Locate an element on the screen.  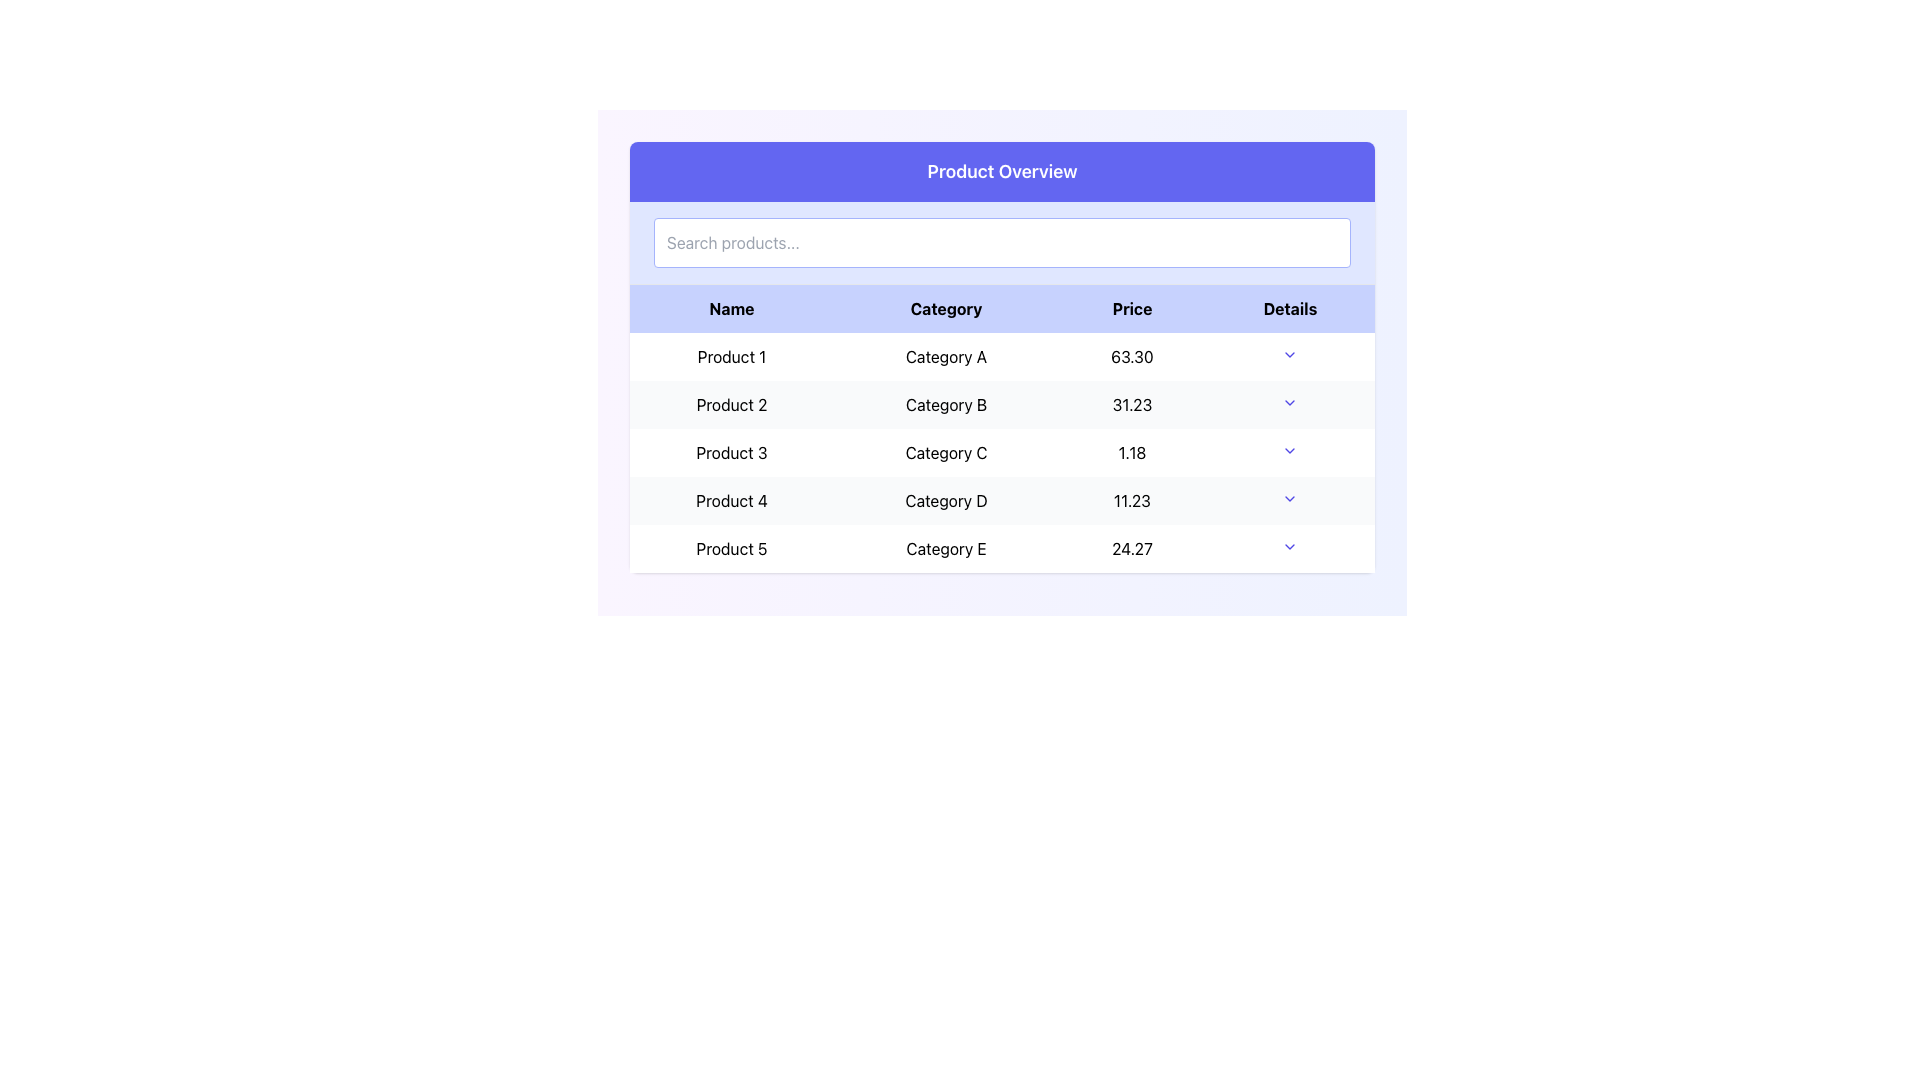
the static text block displaying the value '1.18' in the 'Price' column of the table for 'Product 3' is located at coordinates (1132, 452).